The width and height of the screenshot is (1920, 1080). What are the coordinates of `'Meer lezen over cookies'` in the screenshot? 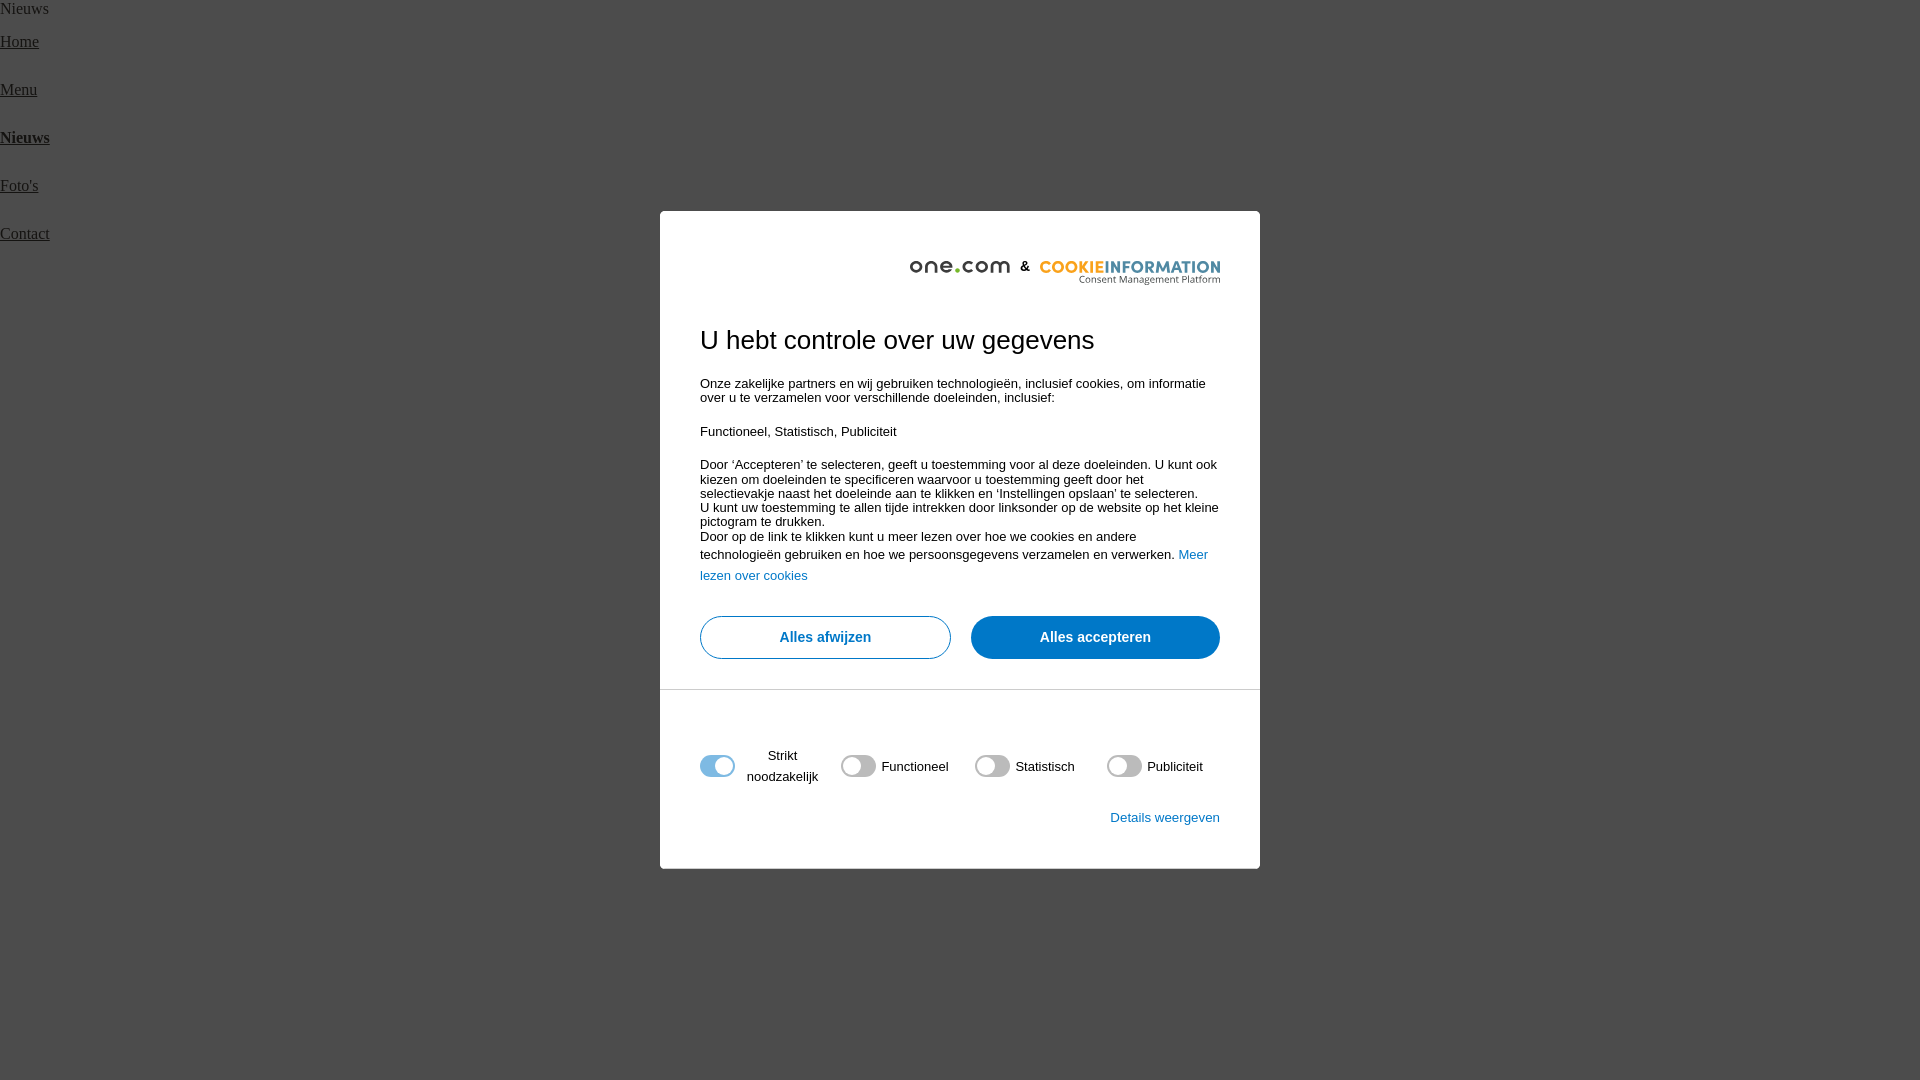 It's located at (953, 564).